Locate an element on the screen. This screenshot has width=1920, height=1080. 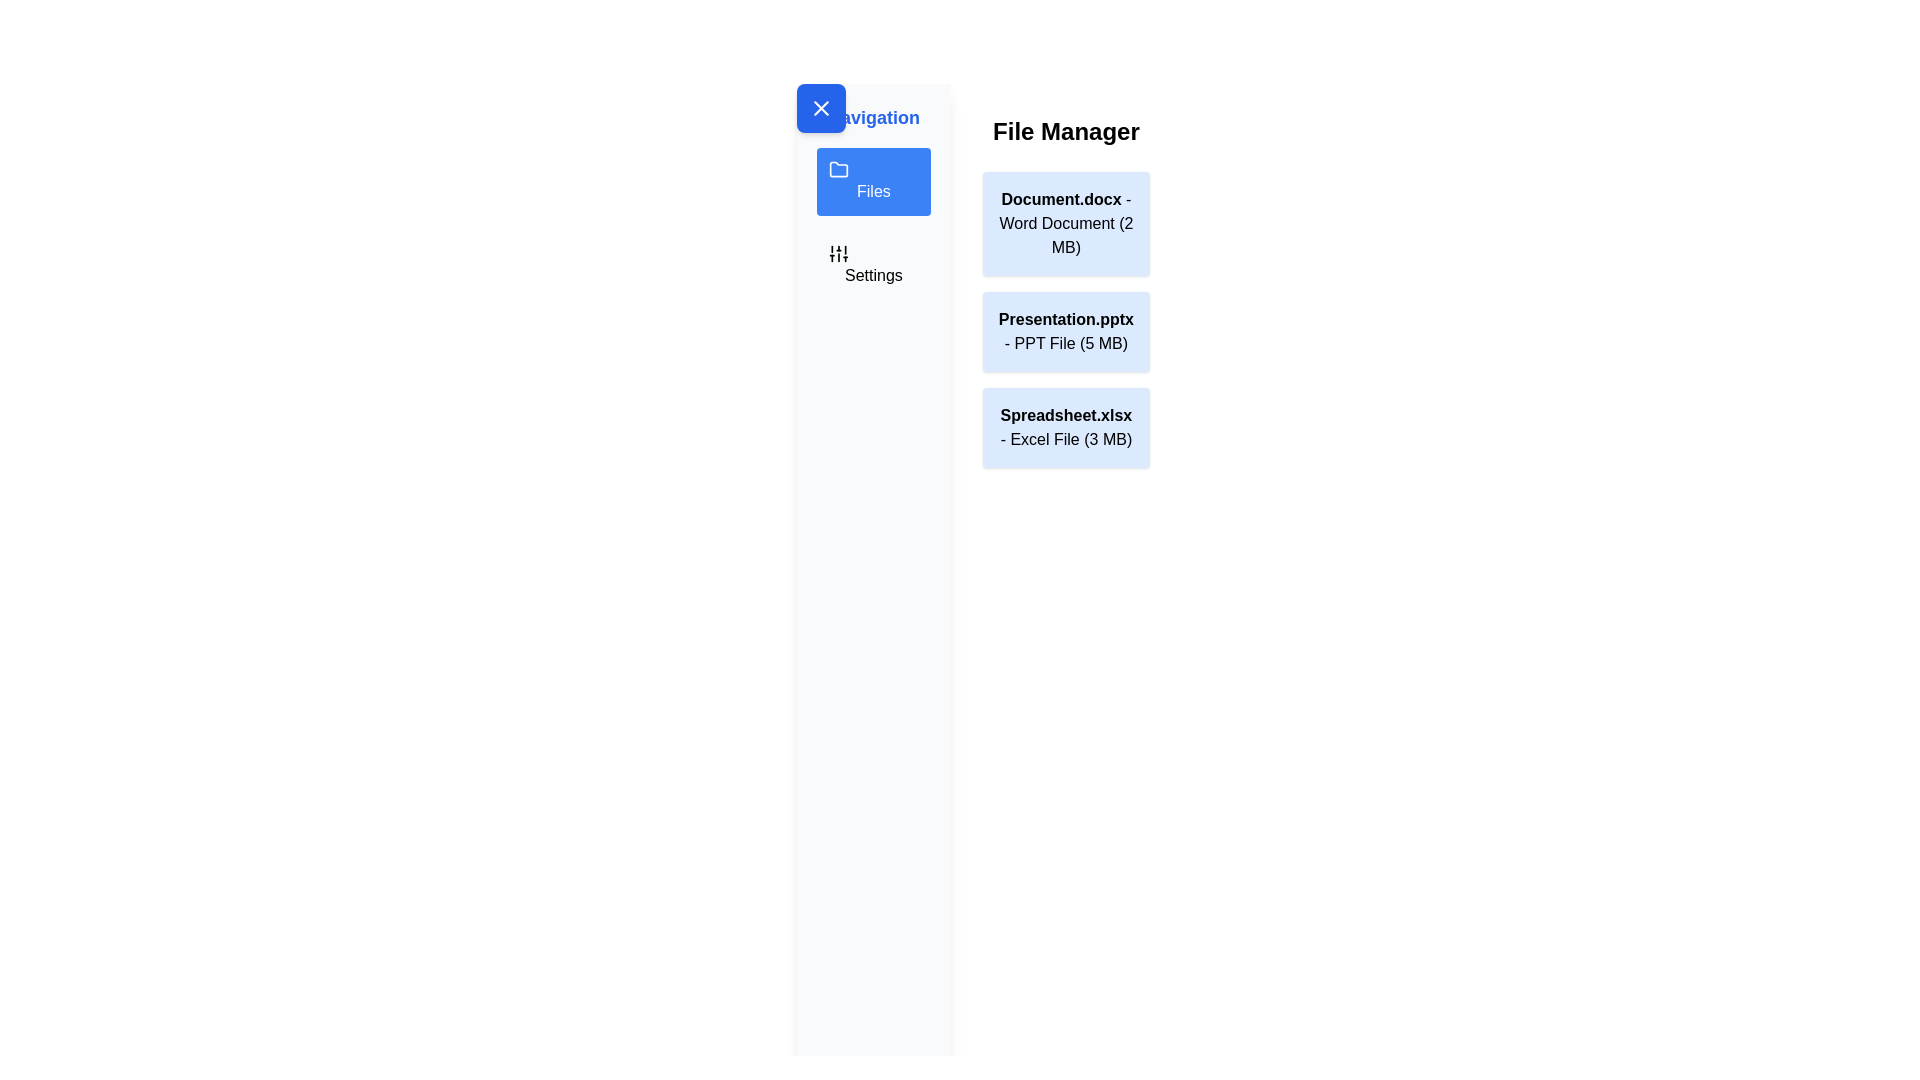
the 'Files' button located in the sidebar menu, which features a folder icon and has a blue background with white text is located at coordinates (873, 181).